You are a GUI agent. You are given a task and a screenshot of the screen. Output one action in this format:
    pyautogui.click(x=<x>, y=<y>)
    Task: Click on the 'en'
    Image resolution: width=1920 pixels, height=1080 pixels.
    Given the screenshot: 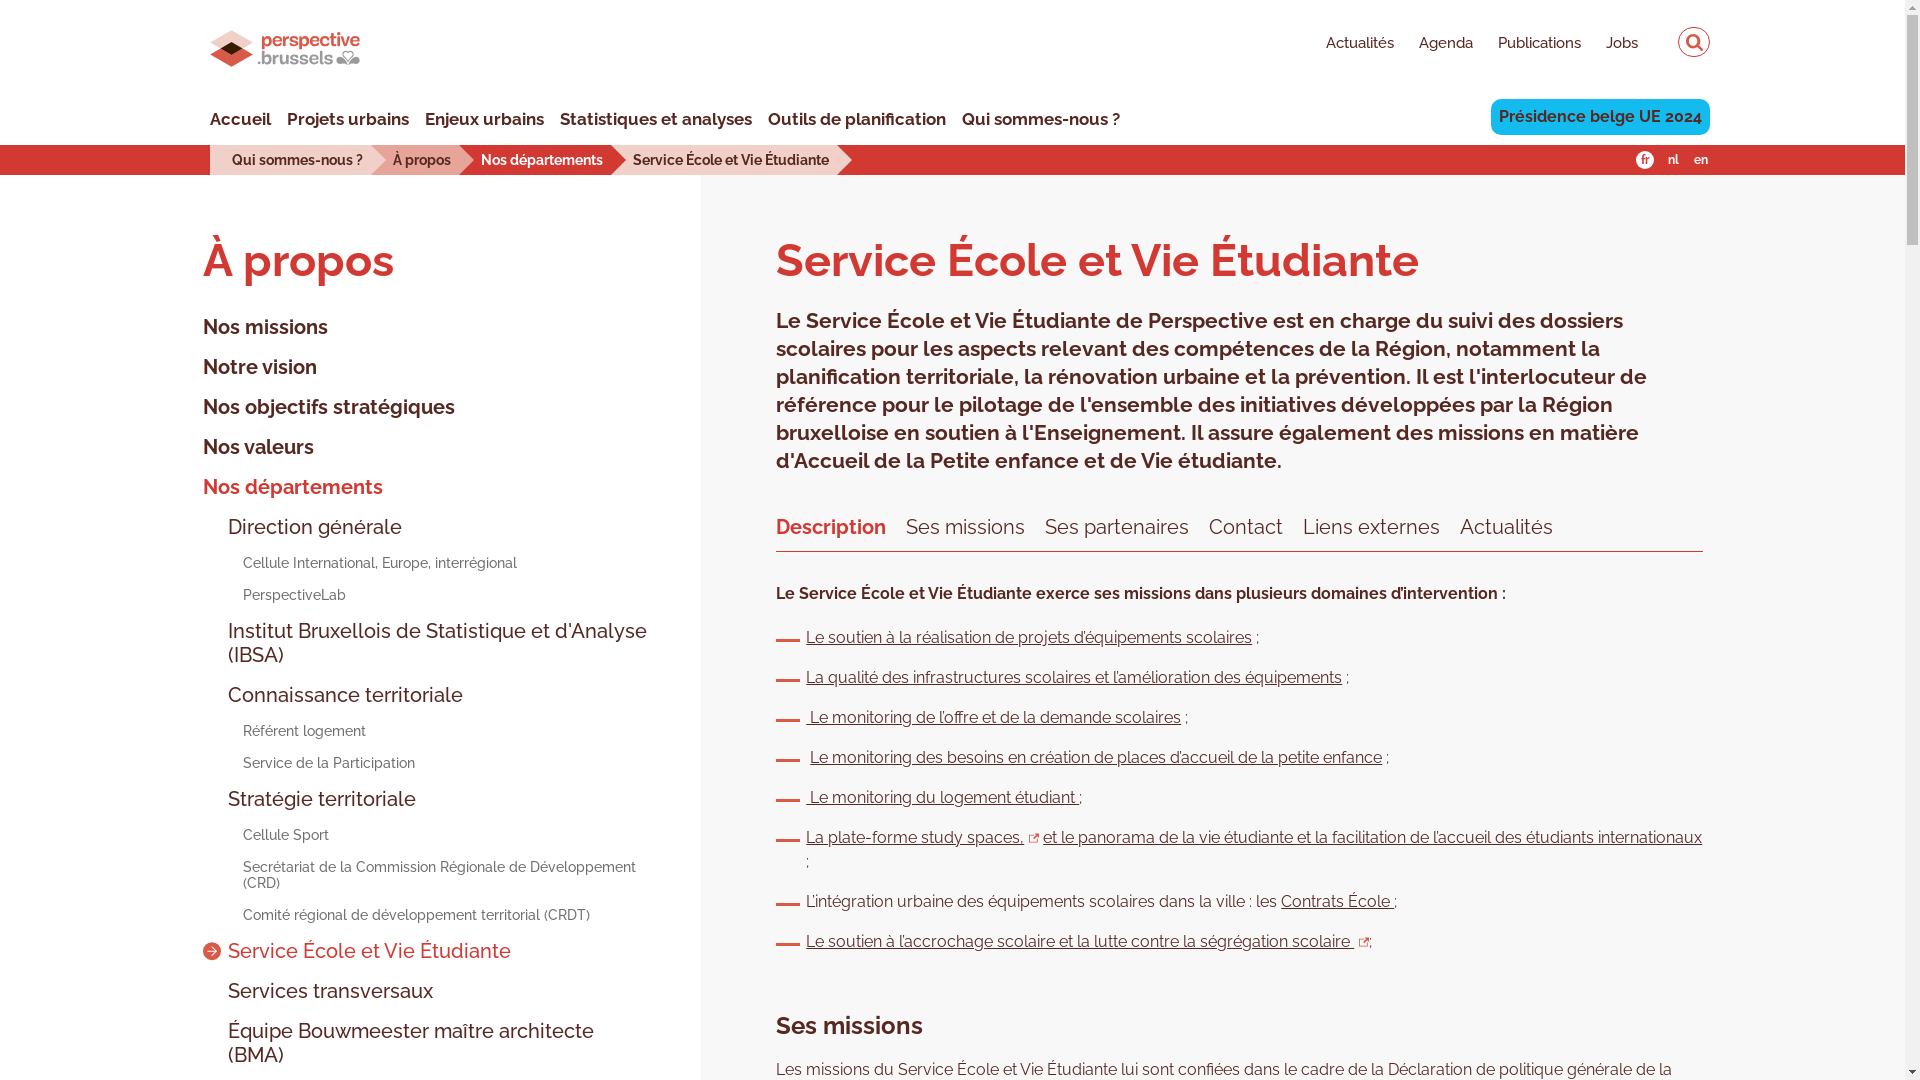 What is the action you would take?
    pyautogui.click(x=1699, y=158)
    